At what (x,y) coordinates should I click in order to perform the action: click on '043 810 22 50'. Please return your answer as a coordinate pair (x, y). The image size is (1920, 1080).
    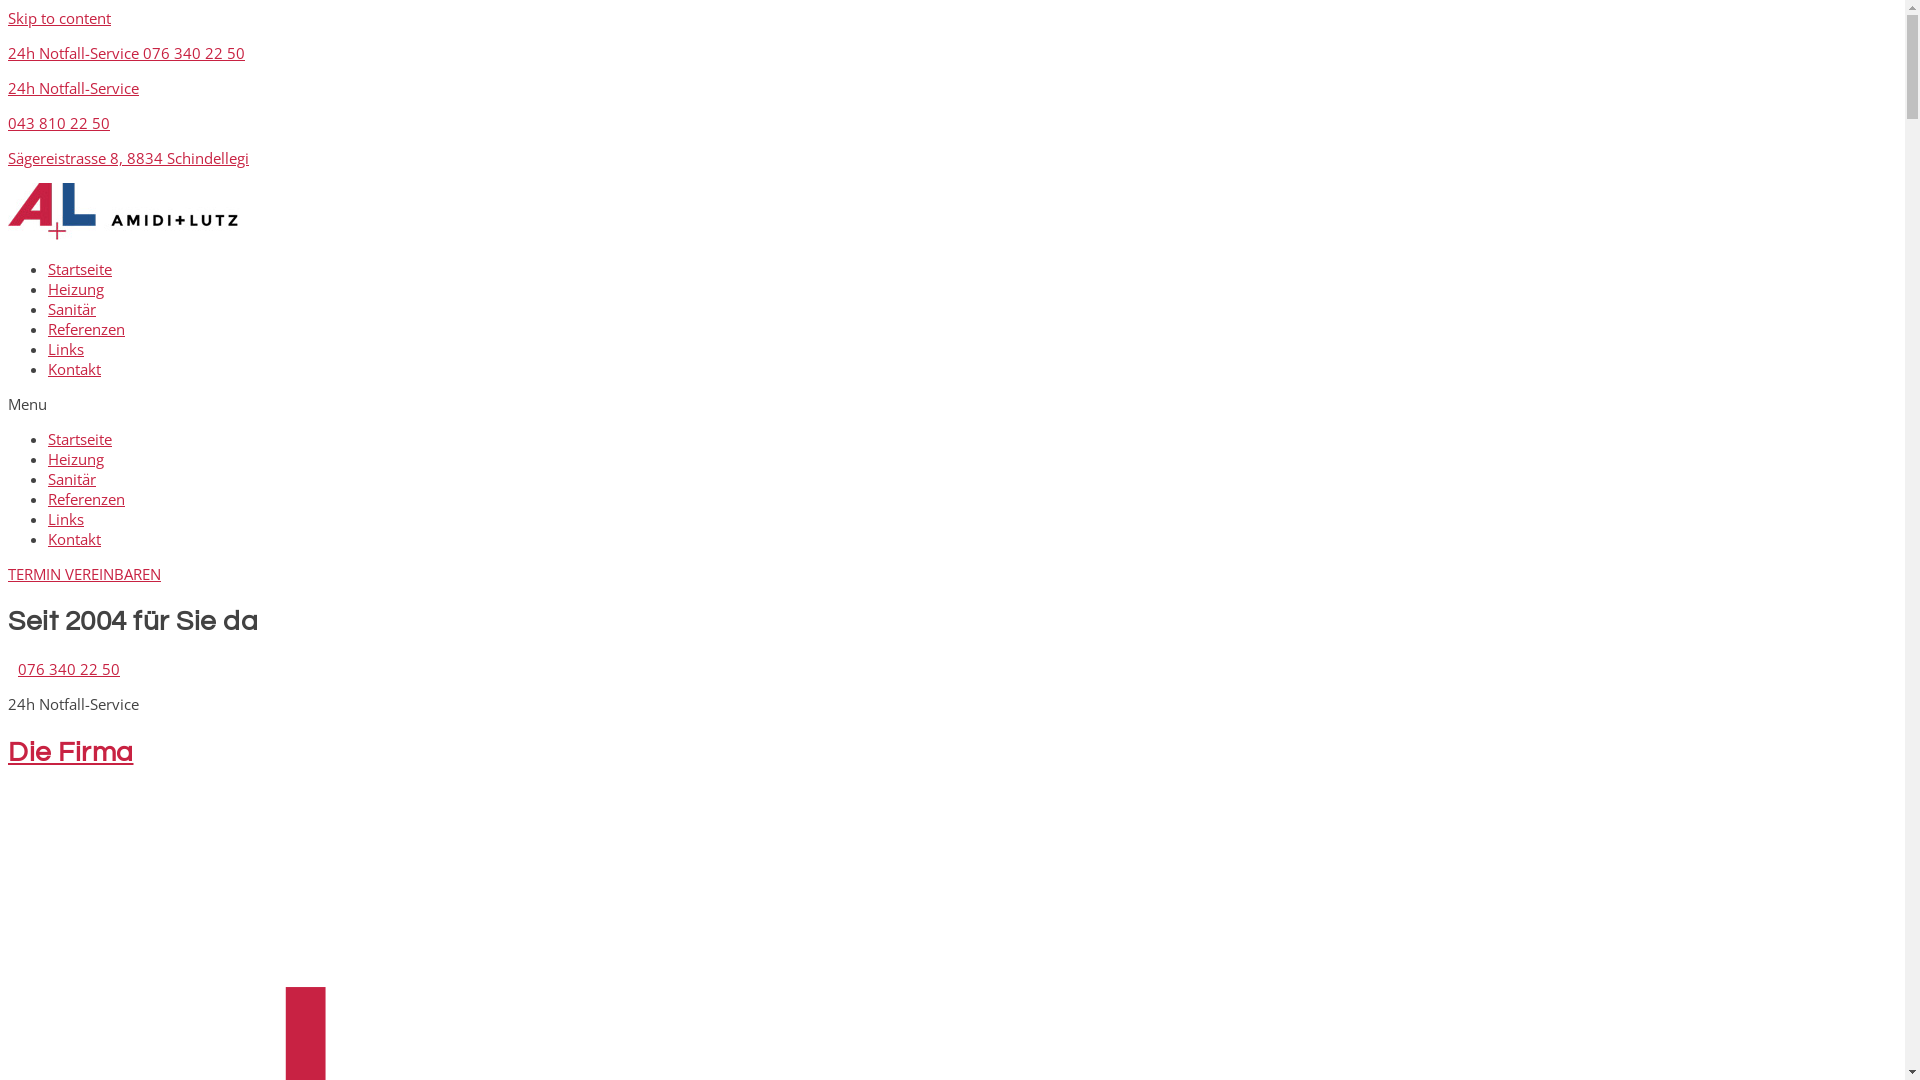
    Looking at the image, I should click on (58, 123).